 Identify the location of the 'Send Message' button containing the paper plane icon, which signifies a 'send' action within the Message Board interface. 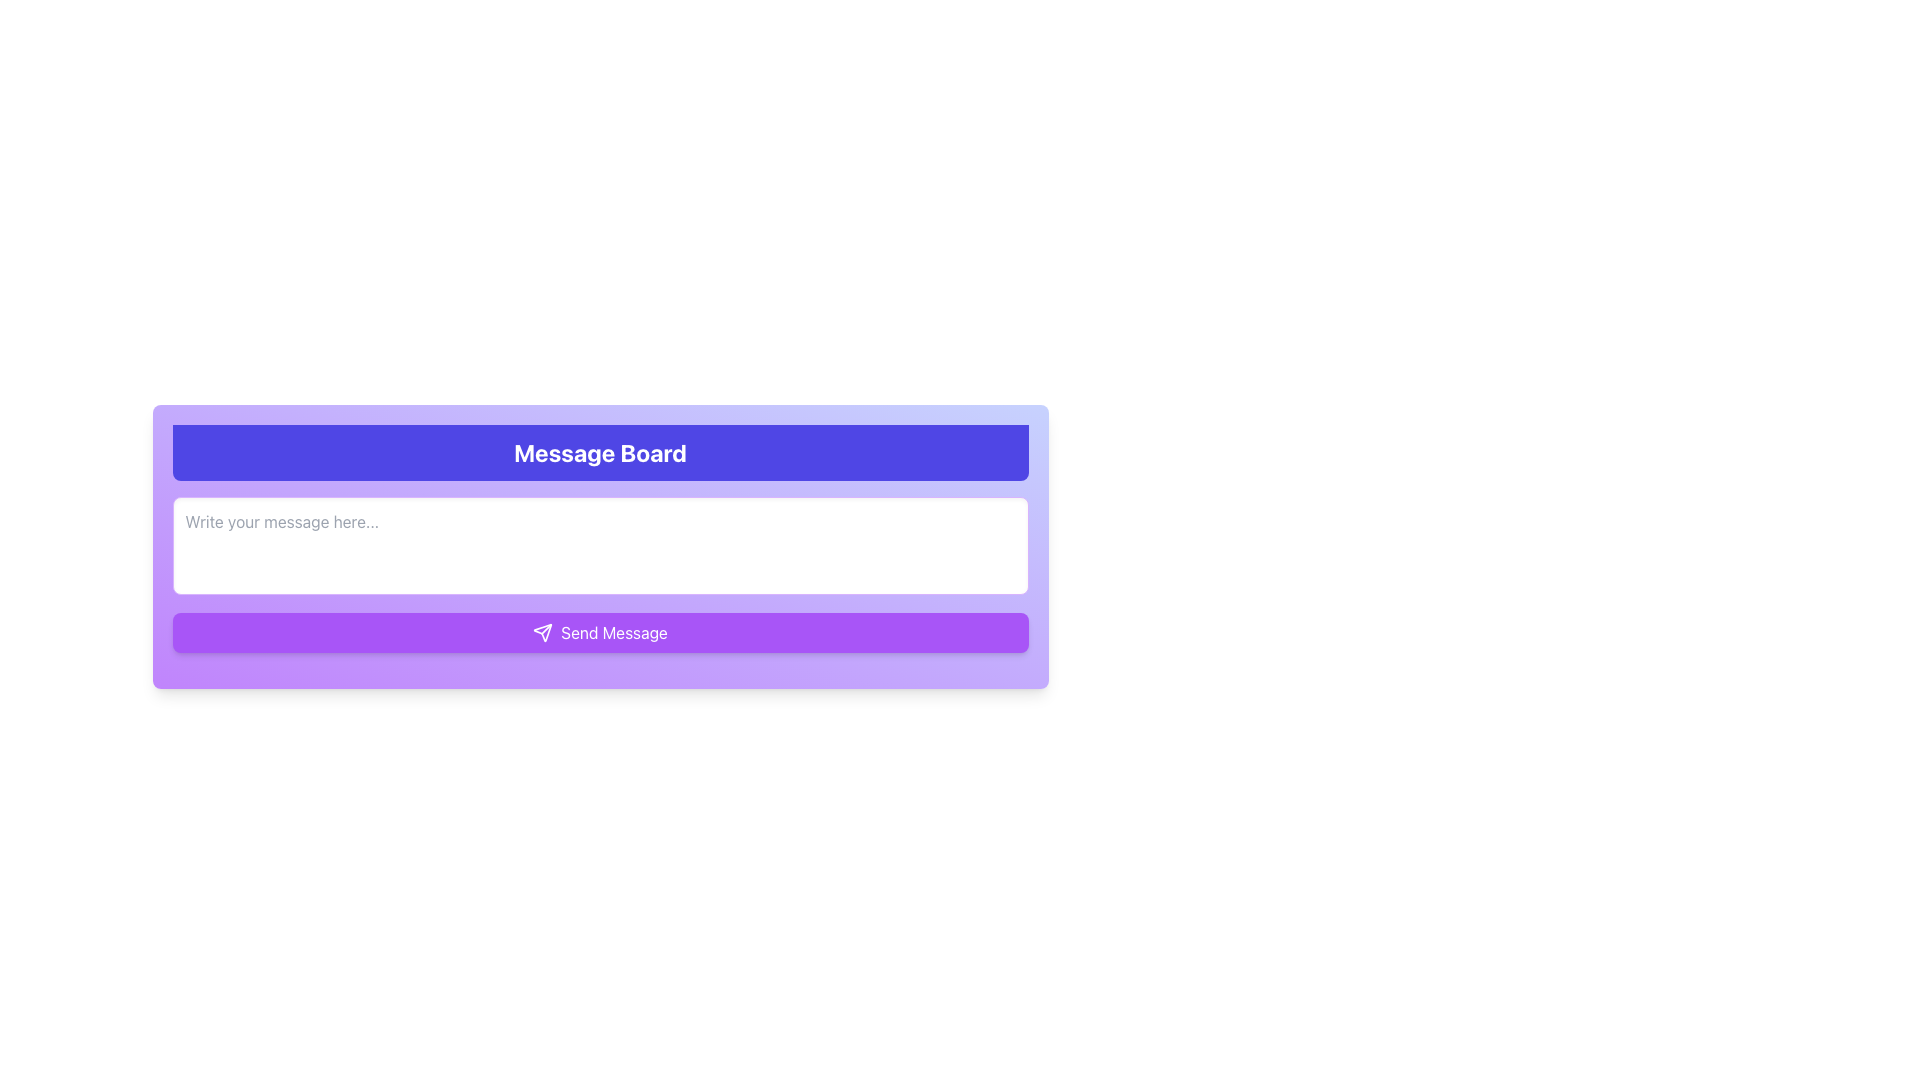
(543, 632).